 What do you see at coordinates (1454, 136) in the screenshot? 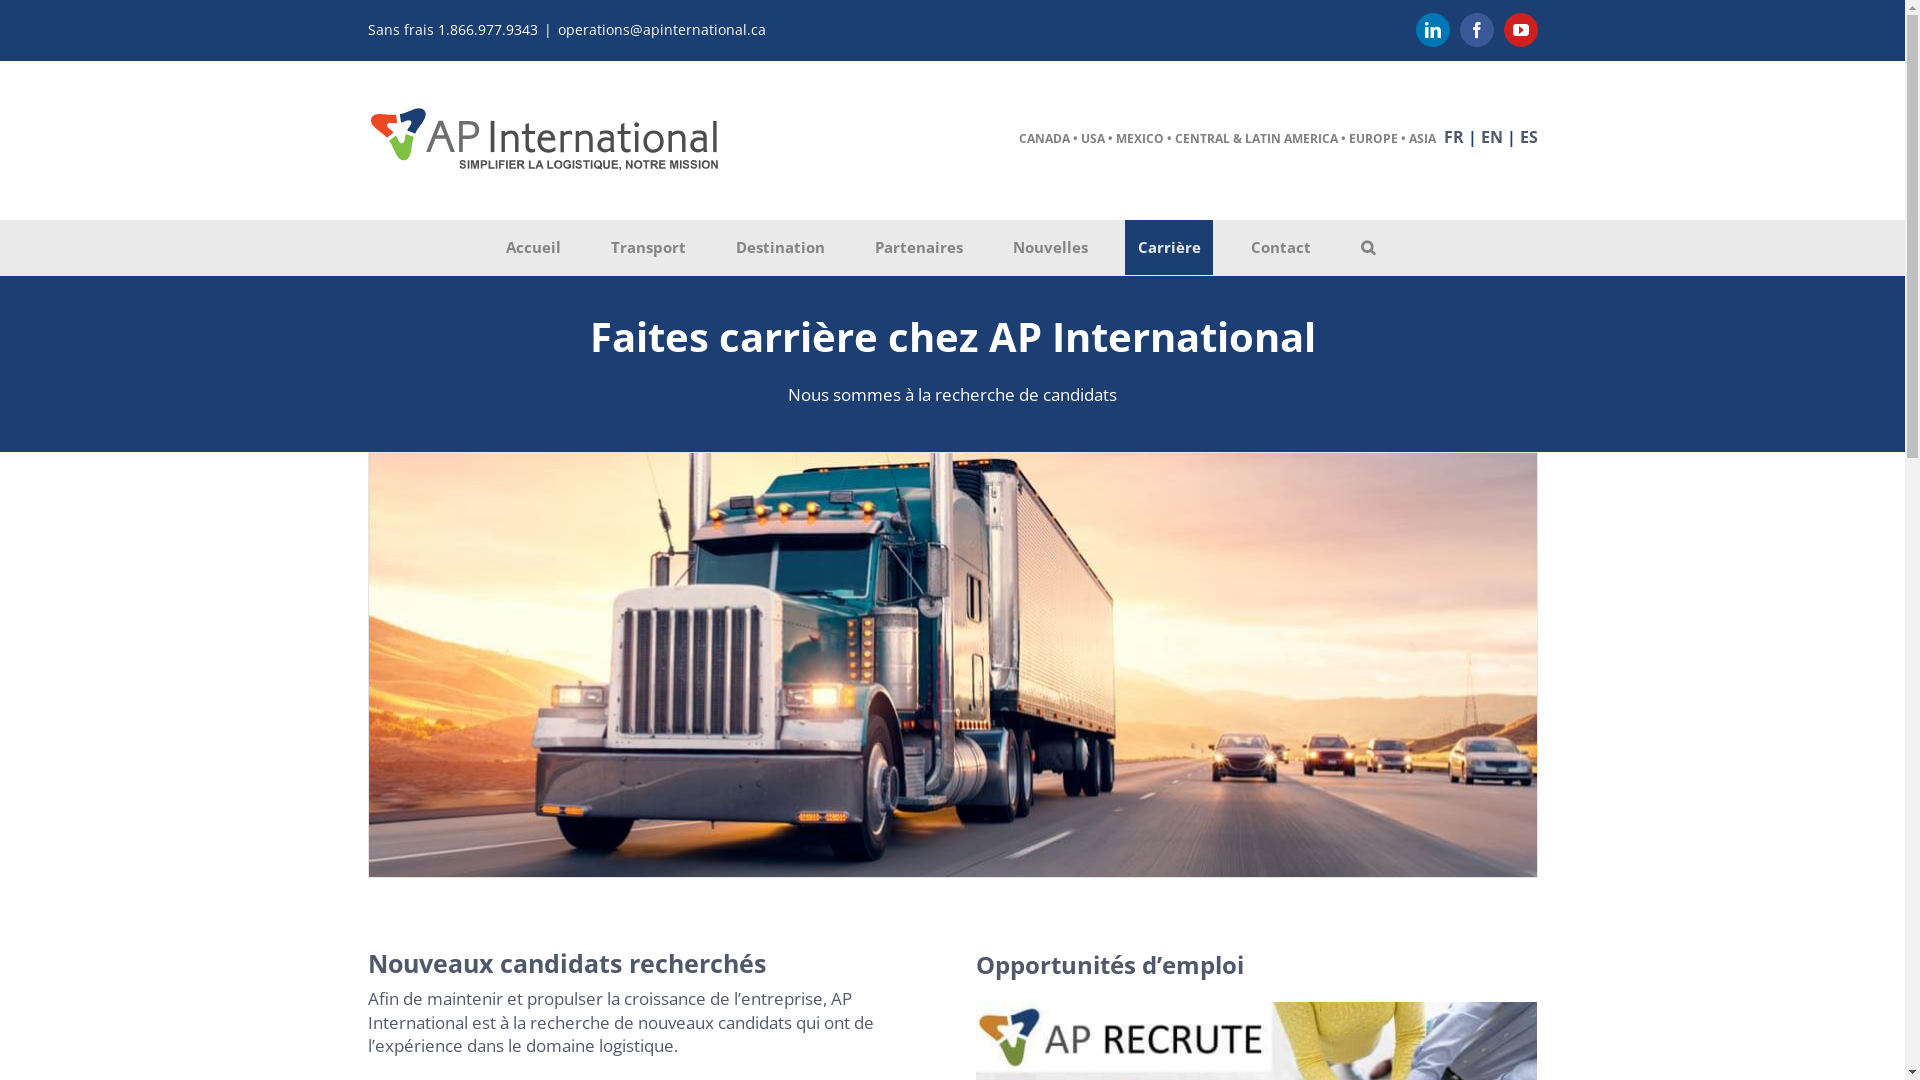
I see `'FR'` at bounding box center [1454, 136].